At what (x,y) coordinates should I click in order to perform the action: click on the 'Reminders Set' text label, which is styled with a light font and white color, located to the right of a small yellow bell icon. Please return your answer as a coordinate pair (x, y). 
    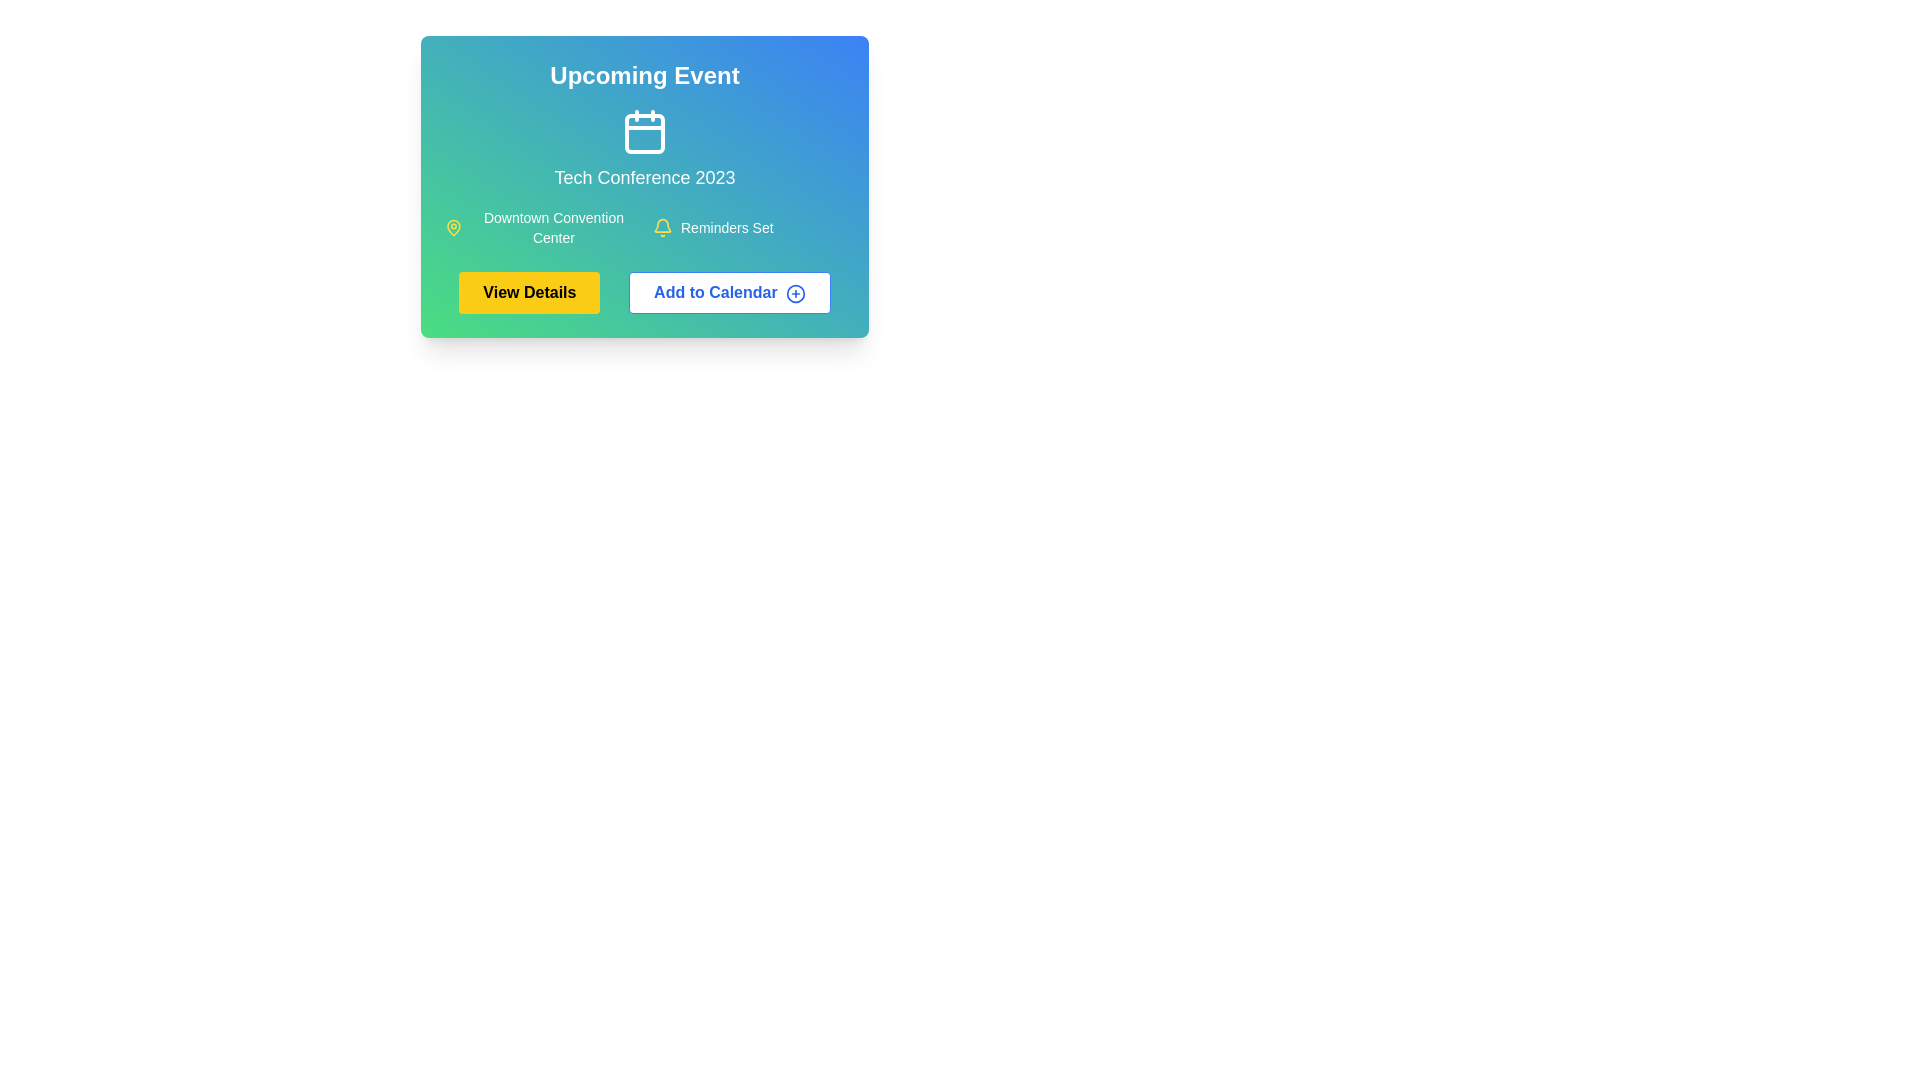
    Looking at the image, I should click on (726, 226).